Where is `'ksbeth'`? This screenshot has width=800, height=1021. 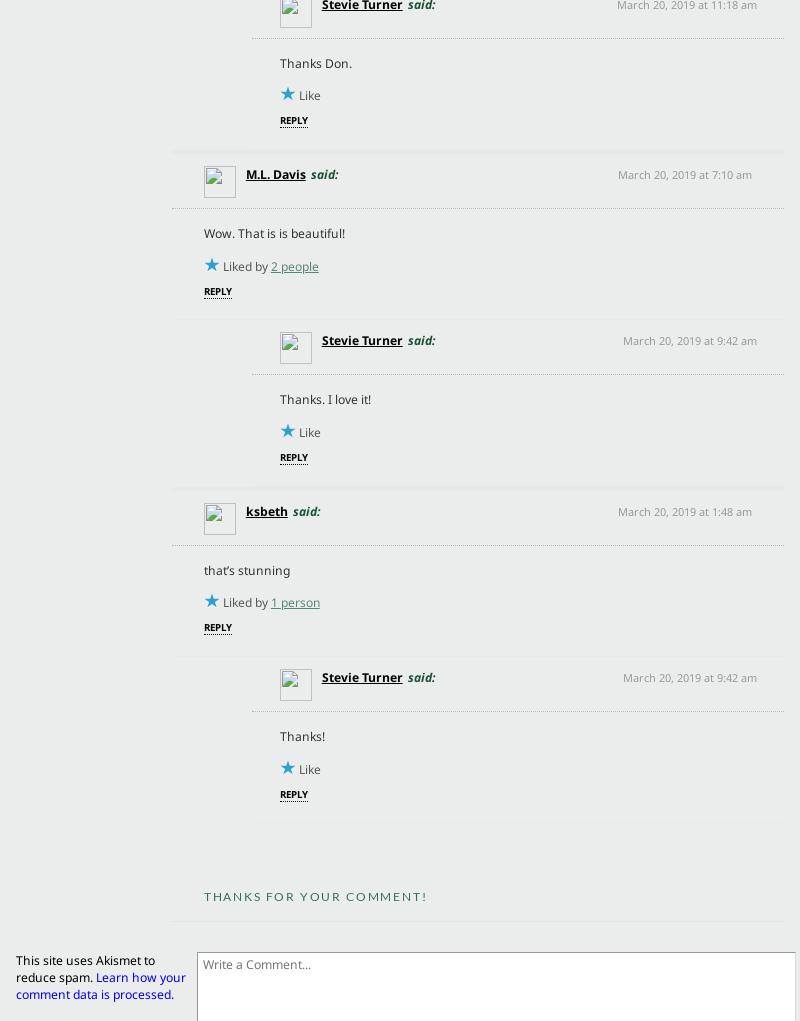
'ksbeth' is located at coordinates (265, 509).